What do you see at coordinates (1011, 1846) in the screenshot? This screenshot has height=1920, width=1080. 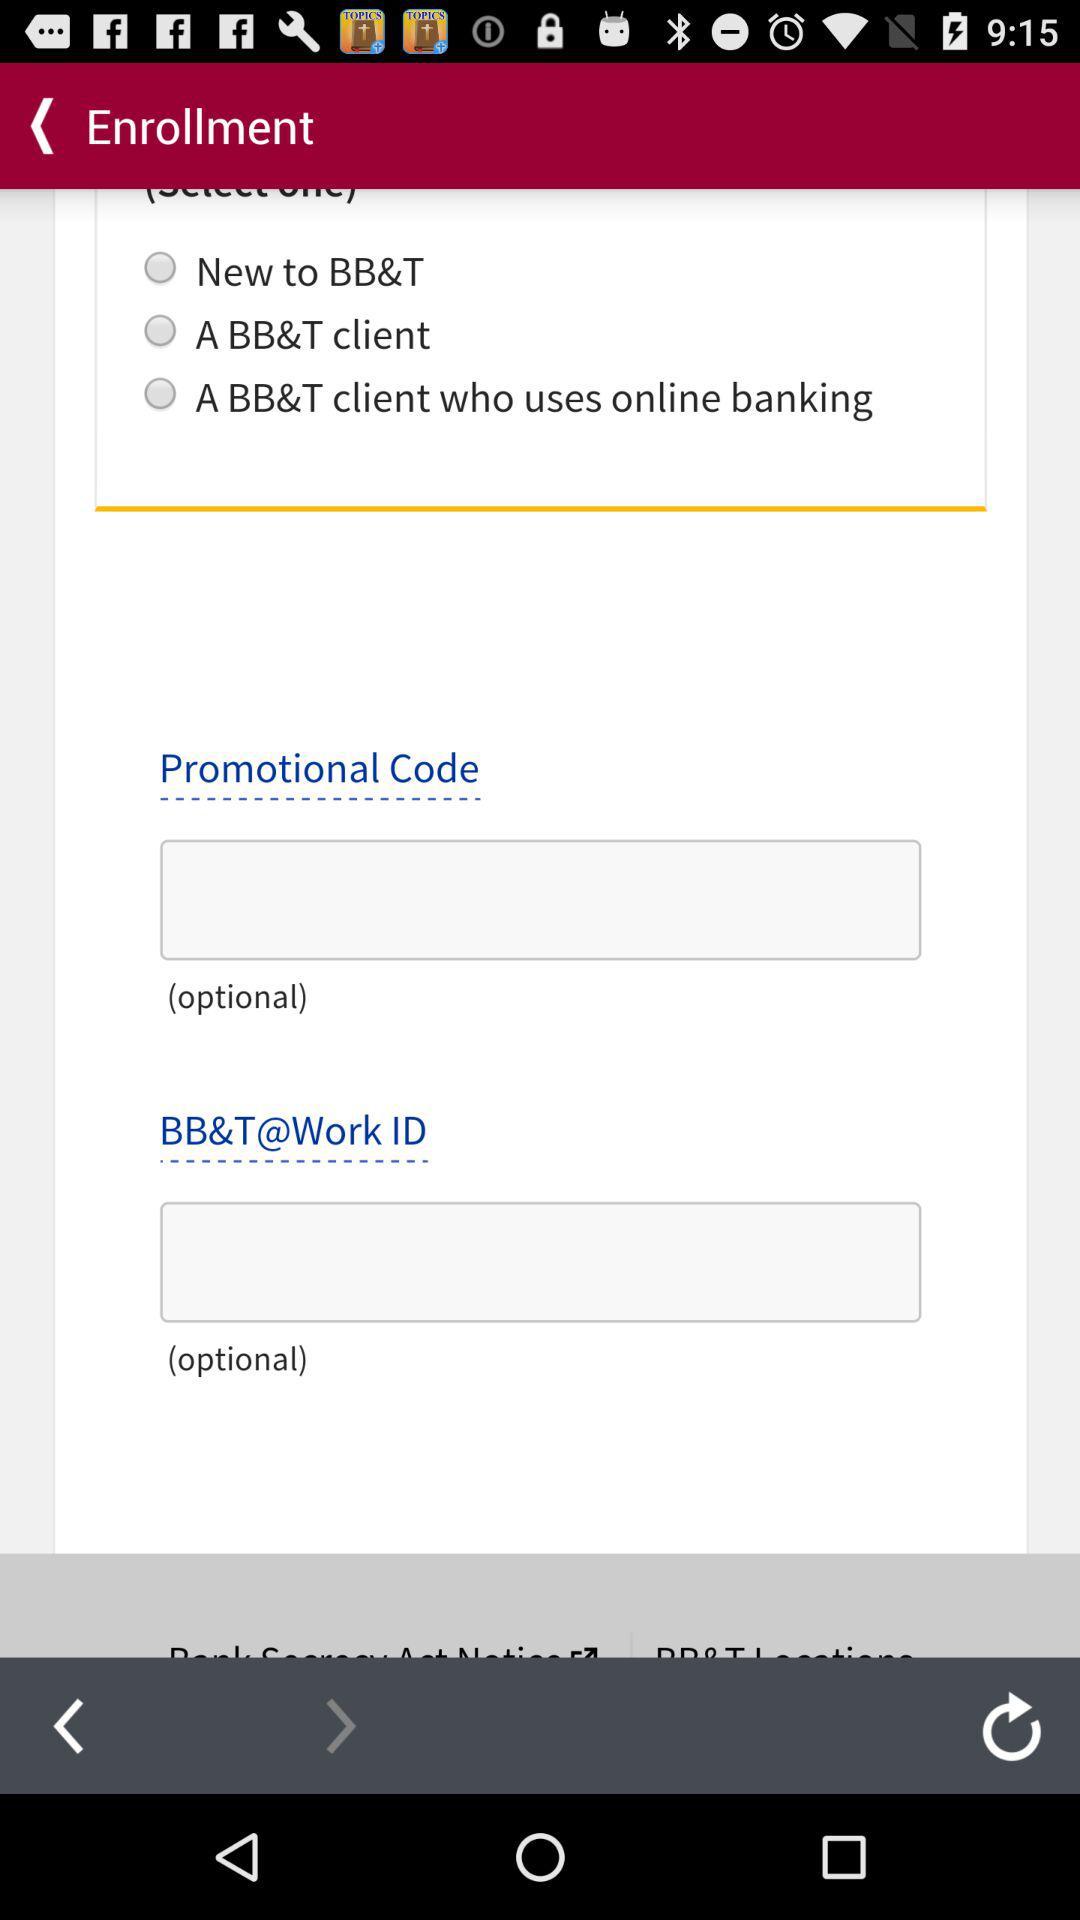 I see `the refresh icon` at bounding box center [1011, 1846].